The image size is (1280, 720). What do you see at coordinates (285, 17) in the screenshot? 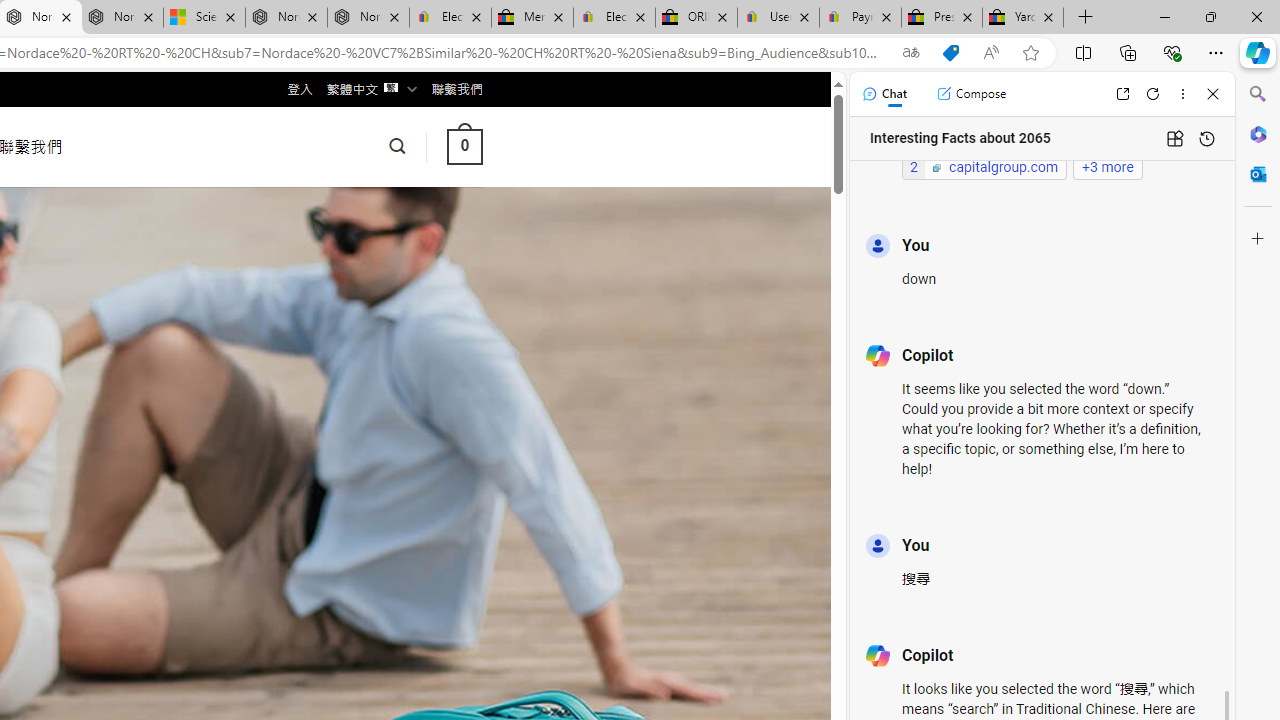
I see `'Nordace - Summer Adventures 2024'` at bounding box center [285, 17].